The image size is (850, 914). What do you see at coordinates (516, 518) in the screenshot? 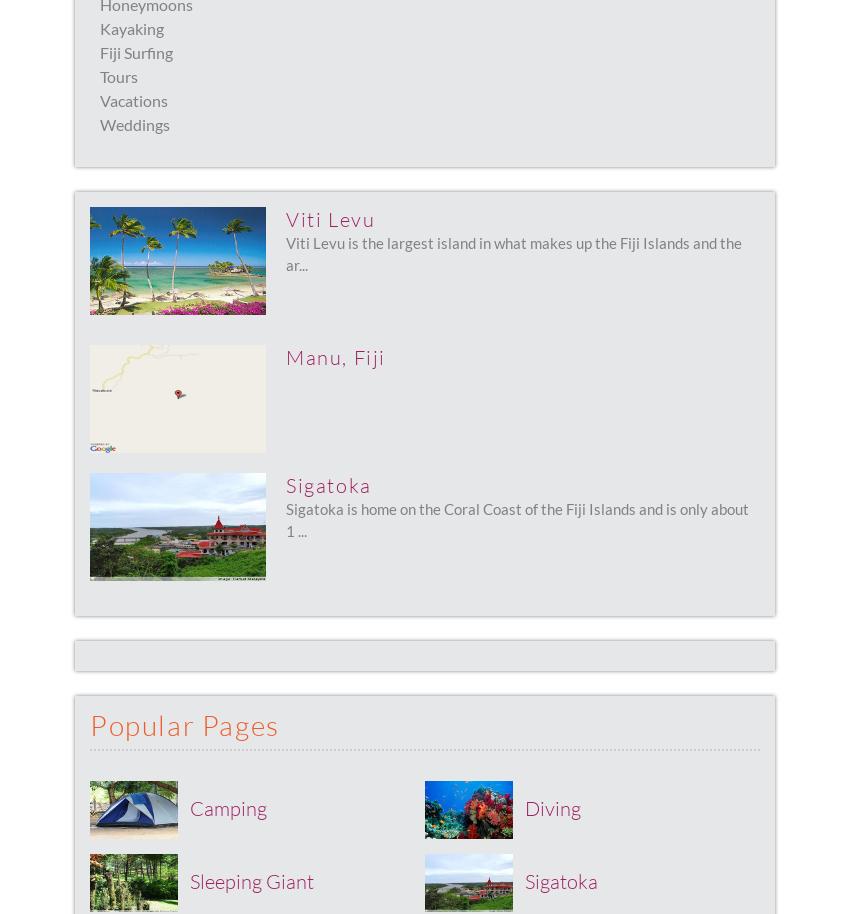
I see `'Sigatoka is home on the Coral Coast of the Fiji Islands and is only about 1 ...'` at bounding box center [516, 518].